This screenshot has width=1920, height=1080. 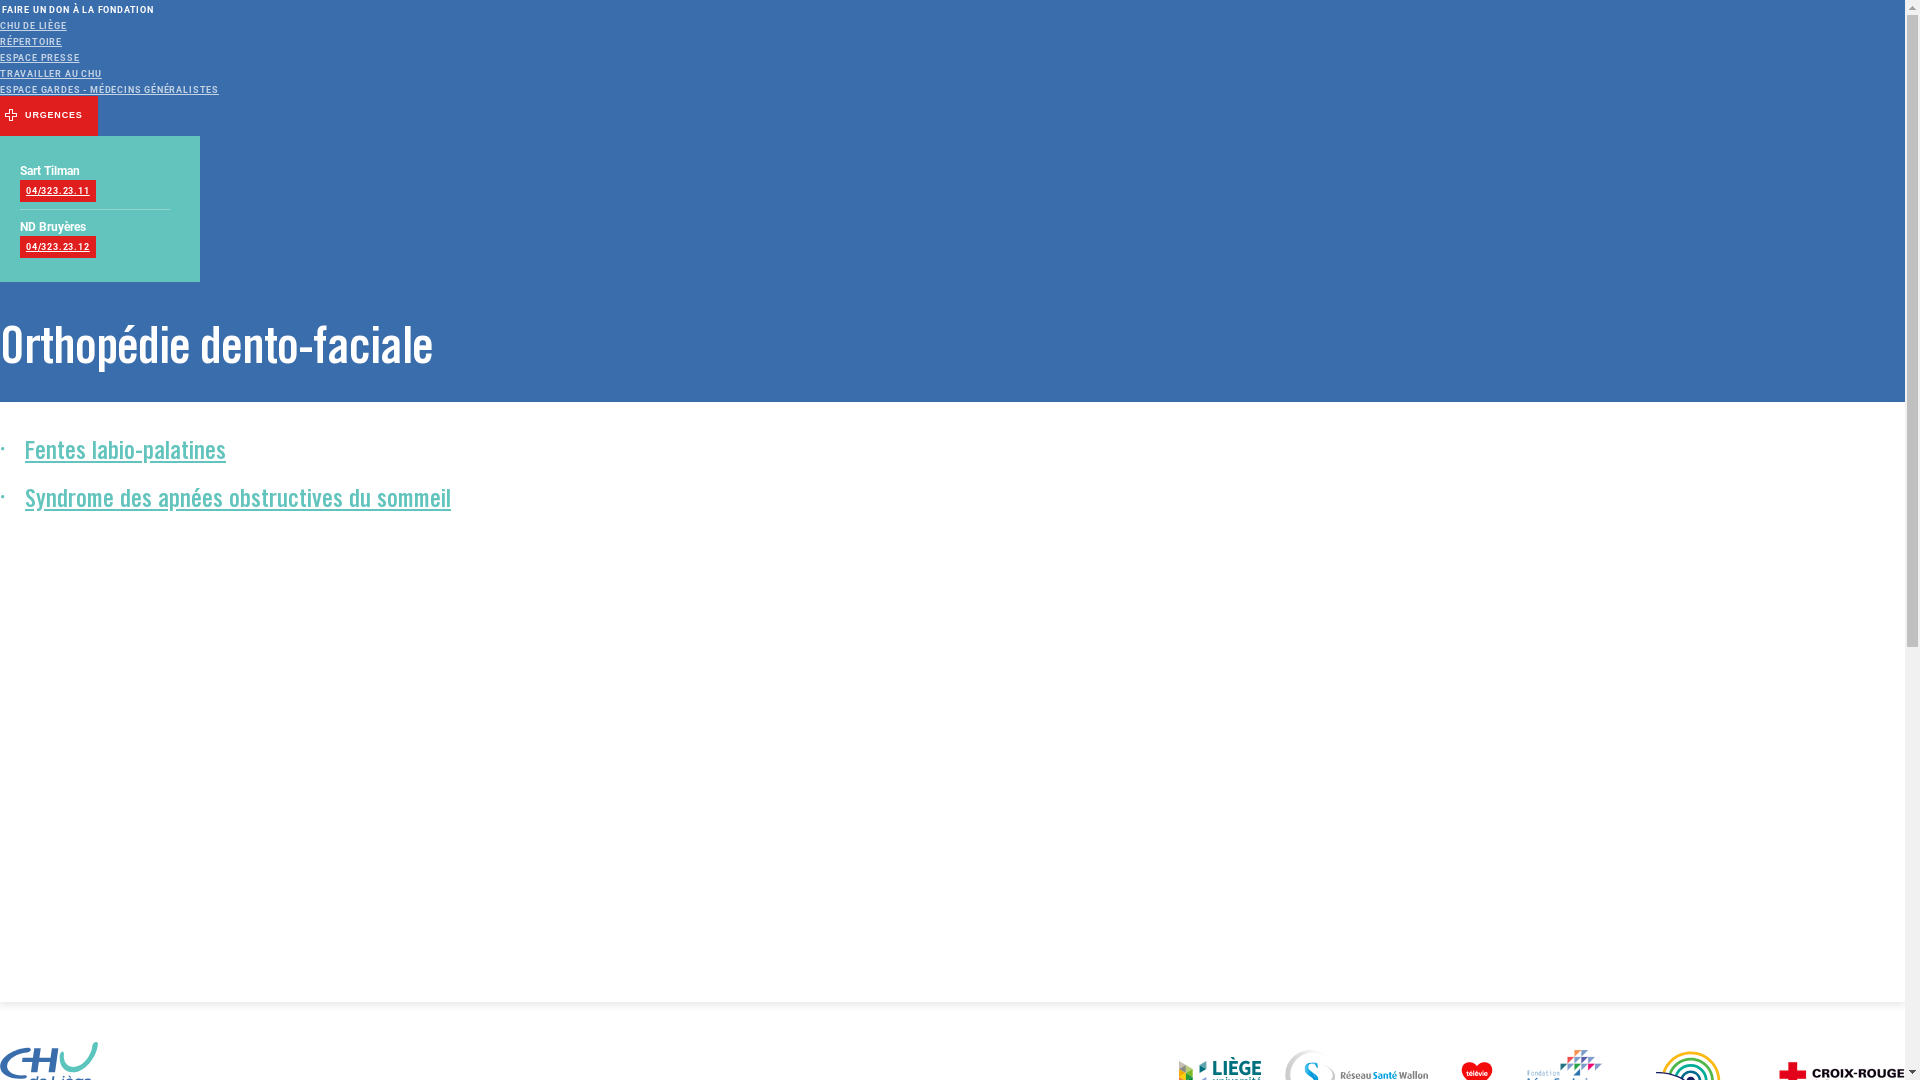 What do you see at coordinates (19, 191) in the screenshot?
I see `'04/323.23.11'` at bounding box center [19, 191].